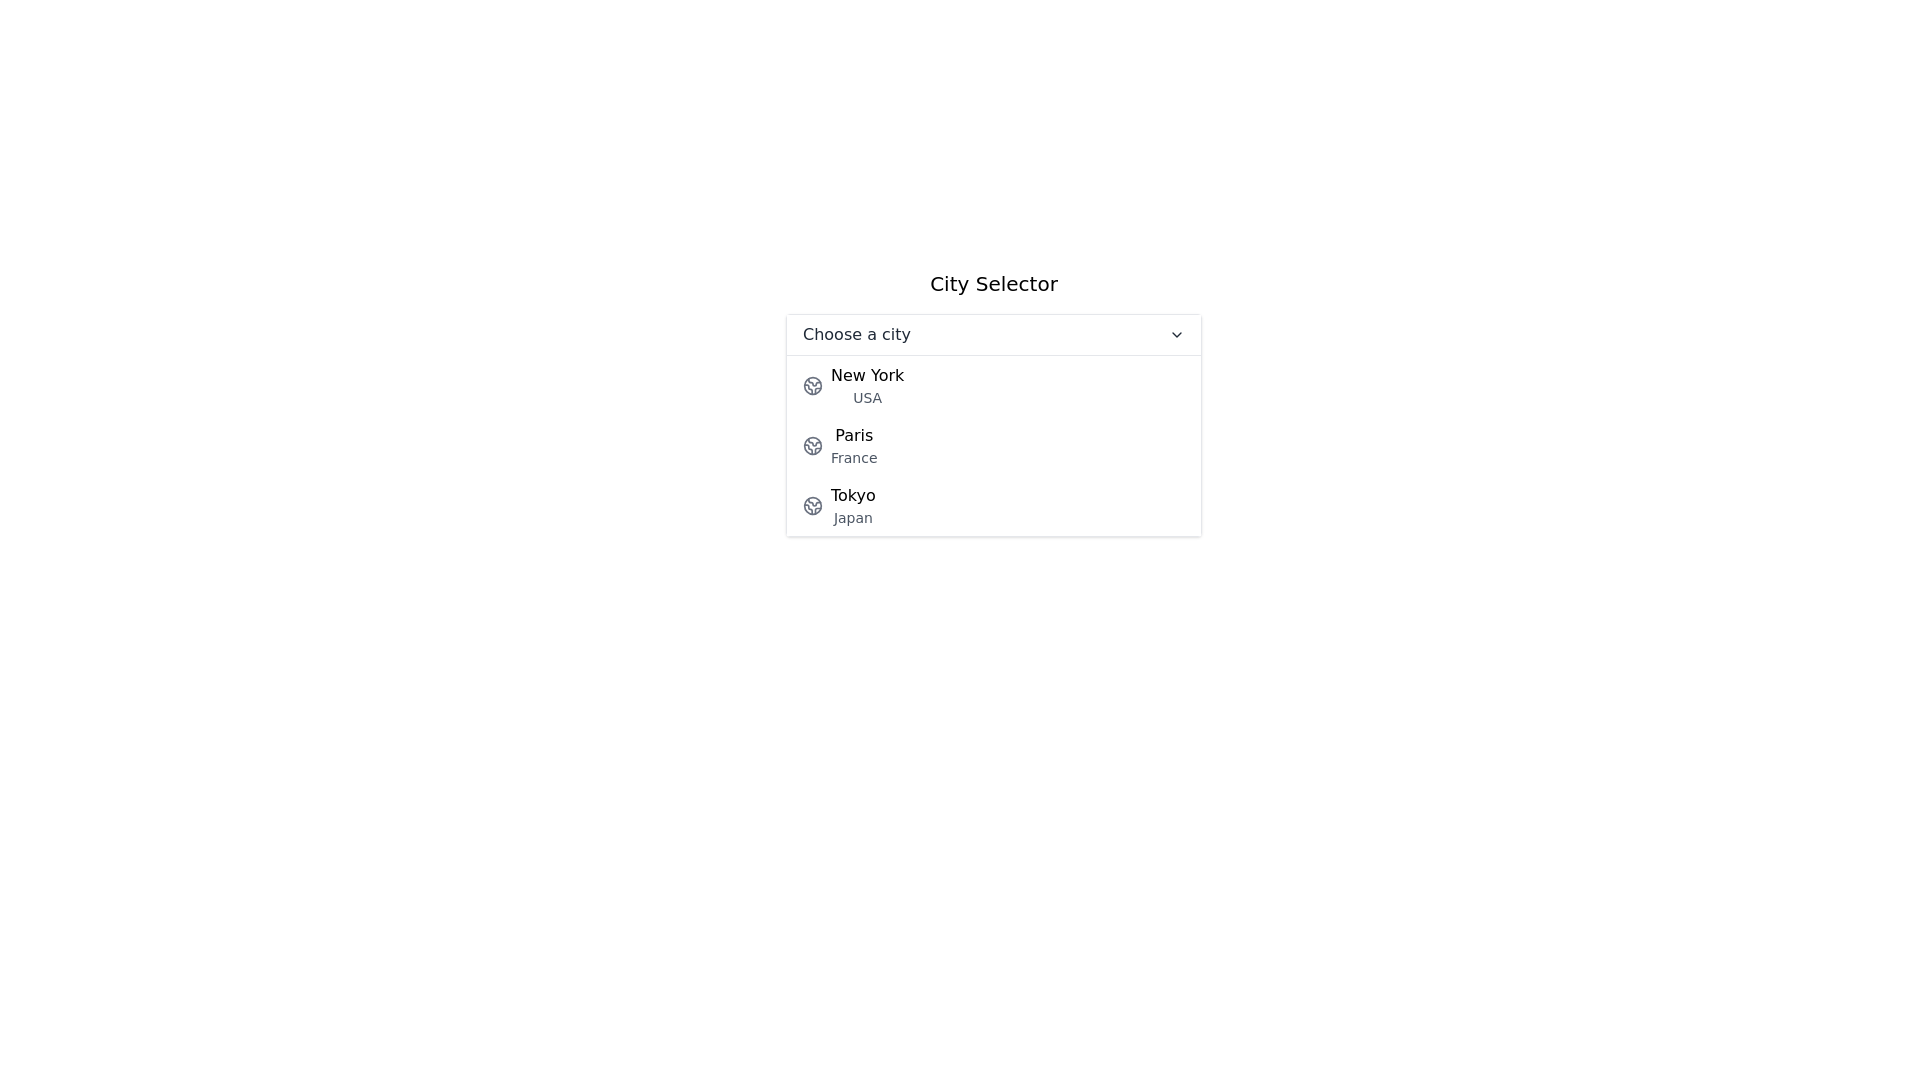 Image resolution: width=1920 pixels, height=1080 pixels. Describe the element at coordinates (853, 495) in the screenshot. I see `text label displaying 'Tokyo' located in the dropdown selection area under the header 'City Selector', positioned above the country label 'Japan'` at that location.